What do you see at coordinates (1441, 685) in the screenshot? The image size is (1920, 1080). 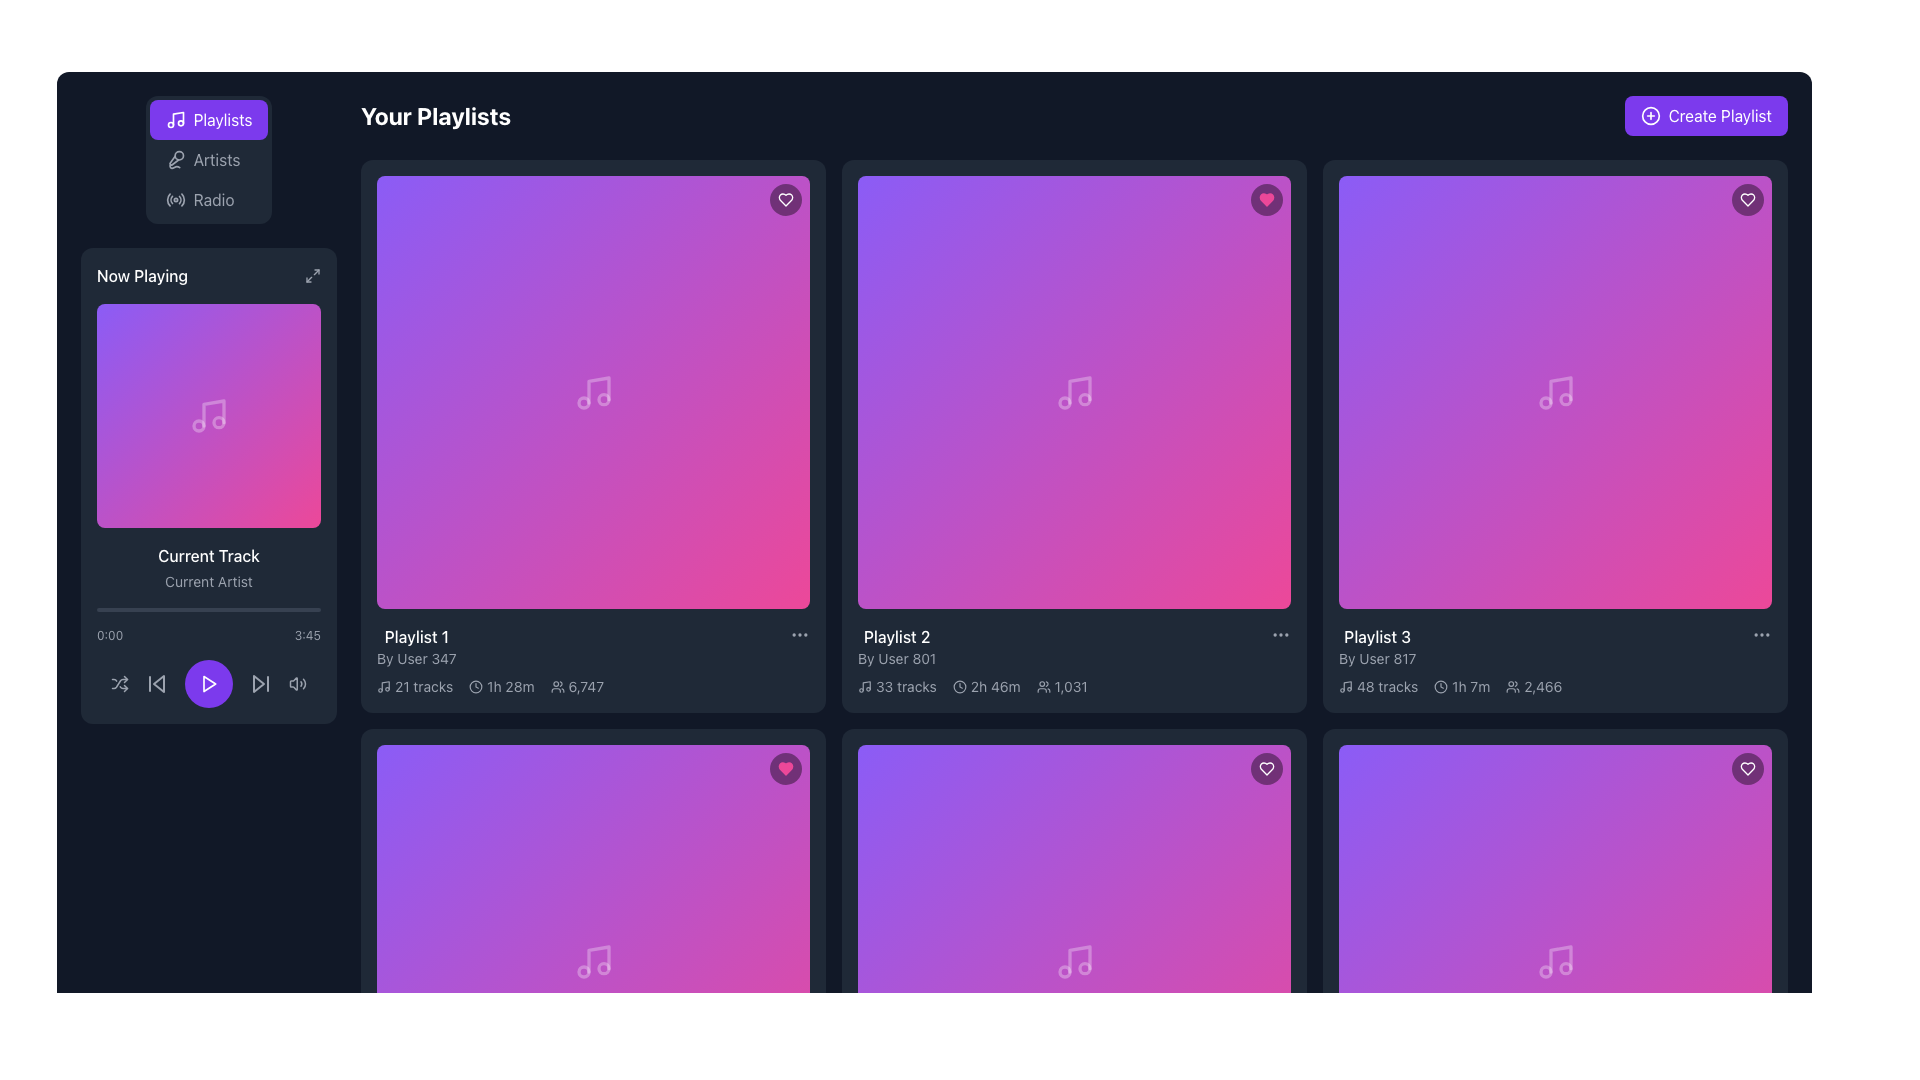 I see `the clock icon located to the left of the '1h 7m' text in the metadata group of the 'Playlist 3' card` at bounding box center [1441, 685].